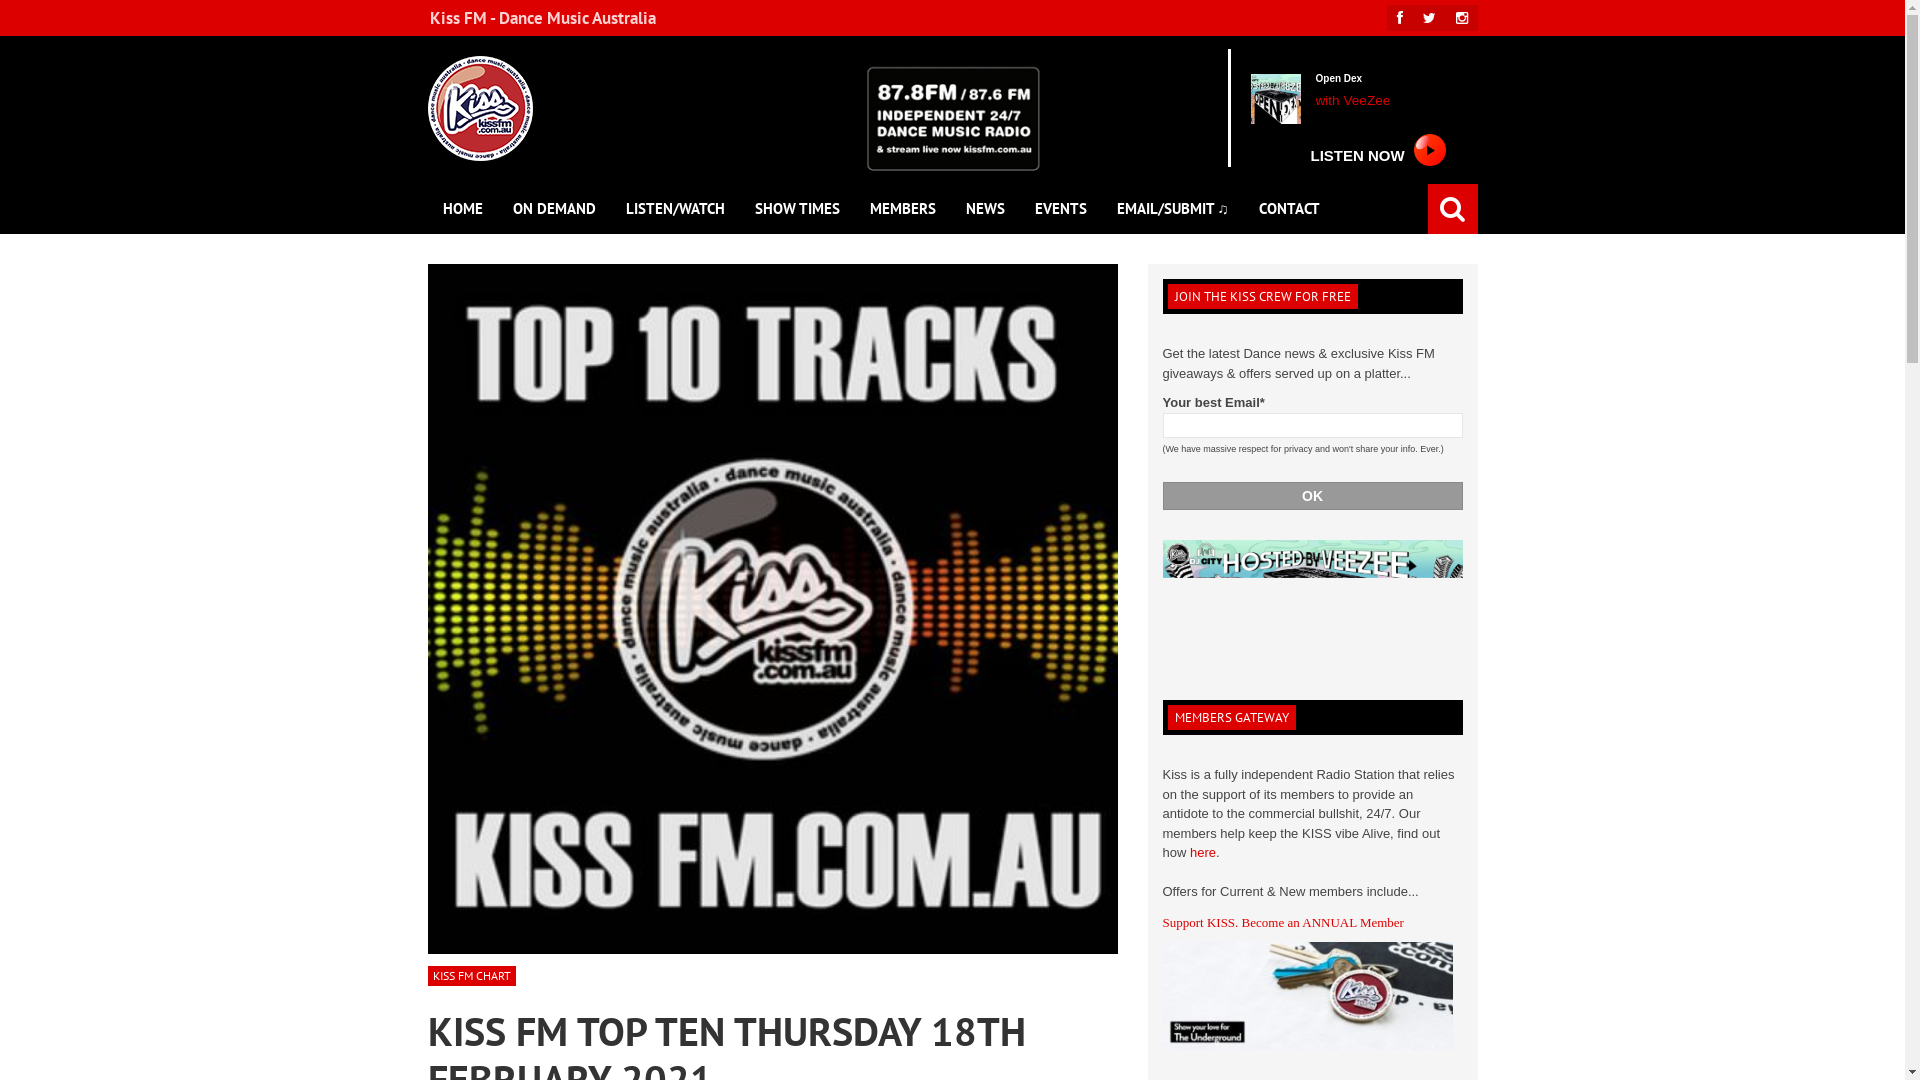  What do you see at coordinates (1373, 146) in the screenshot?
I see `'LISTEN NOW'` at bounding box center [1373, 146].